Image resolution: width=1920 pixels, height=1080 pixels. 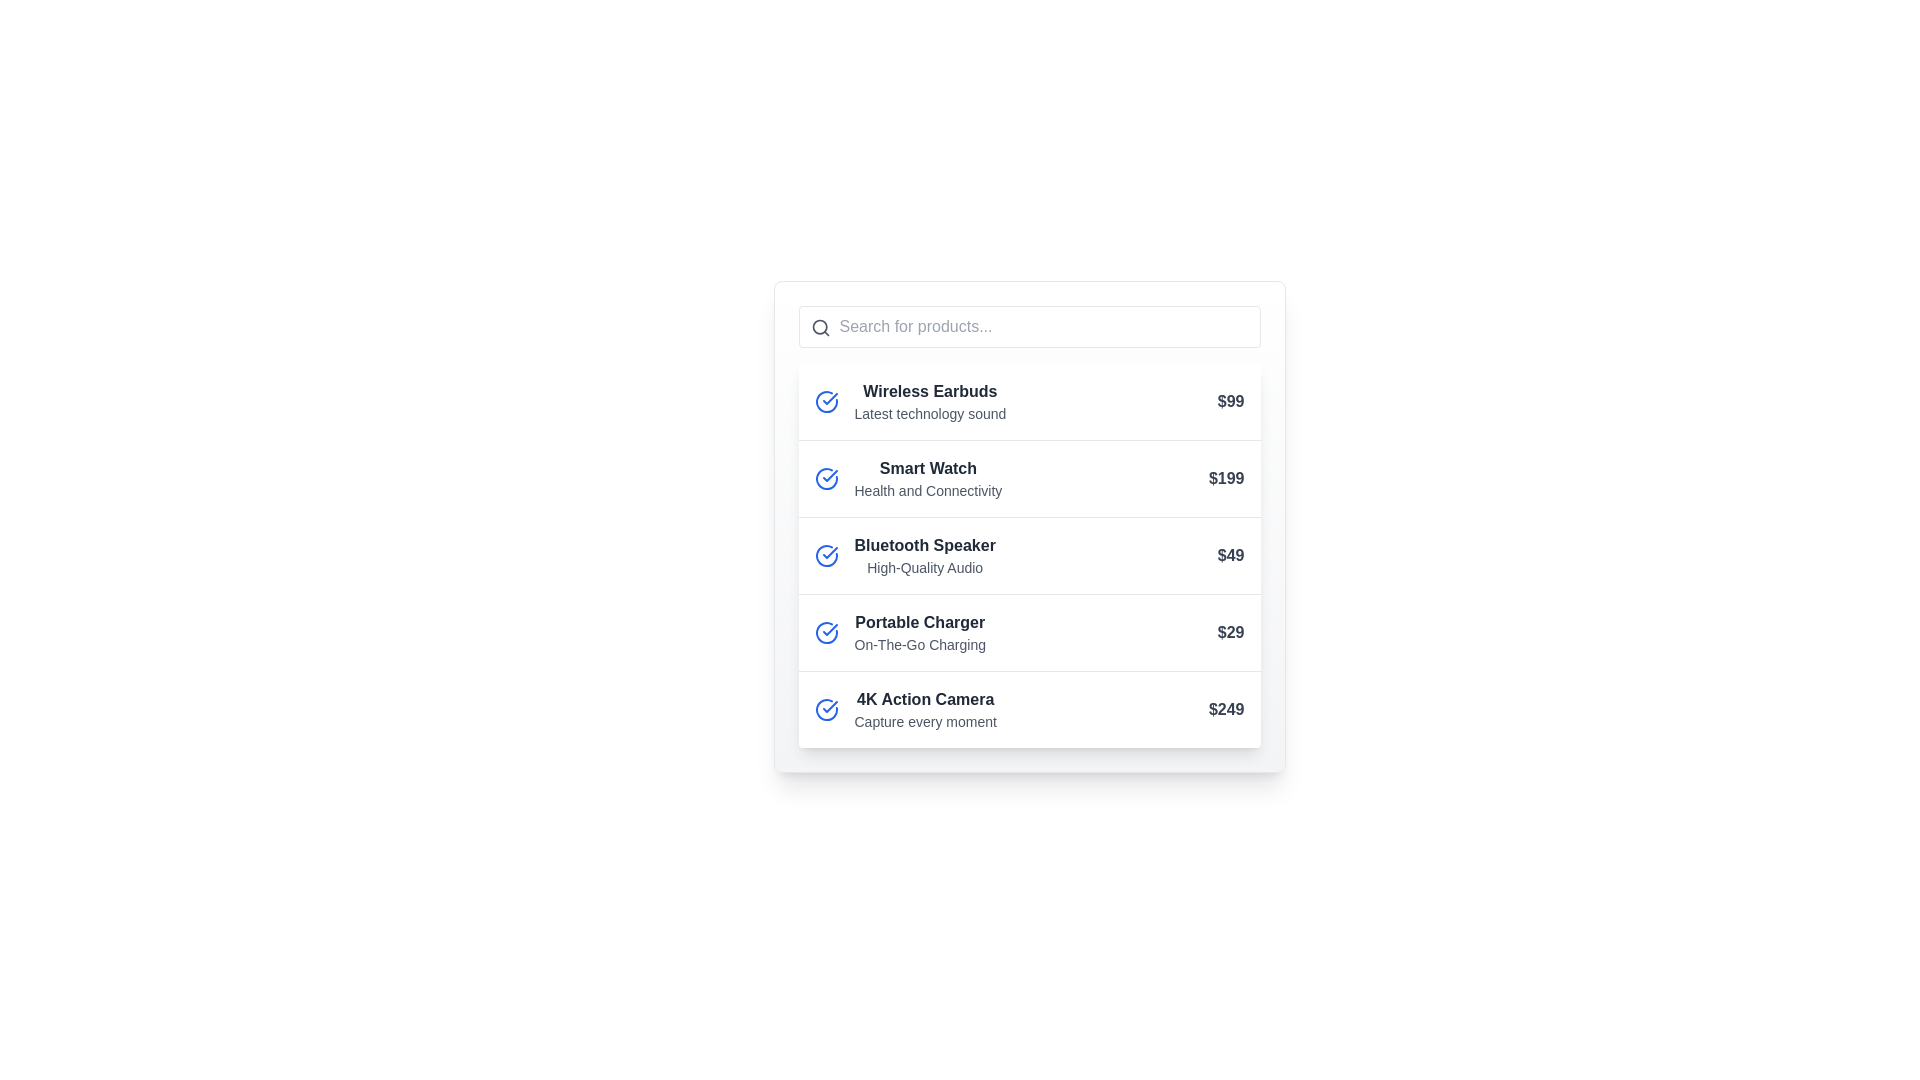 I want to click on the static text label displaying the title 'Bluetooth Speaker', which is styled in bold dark gray and is the main title of the item entry, so click(x=924, y=546).